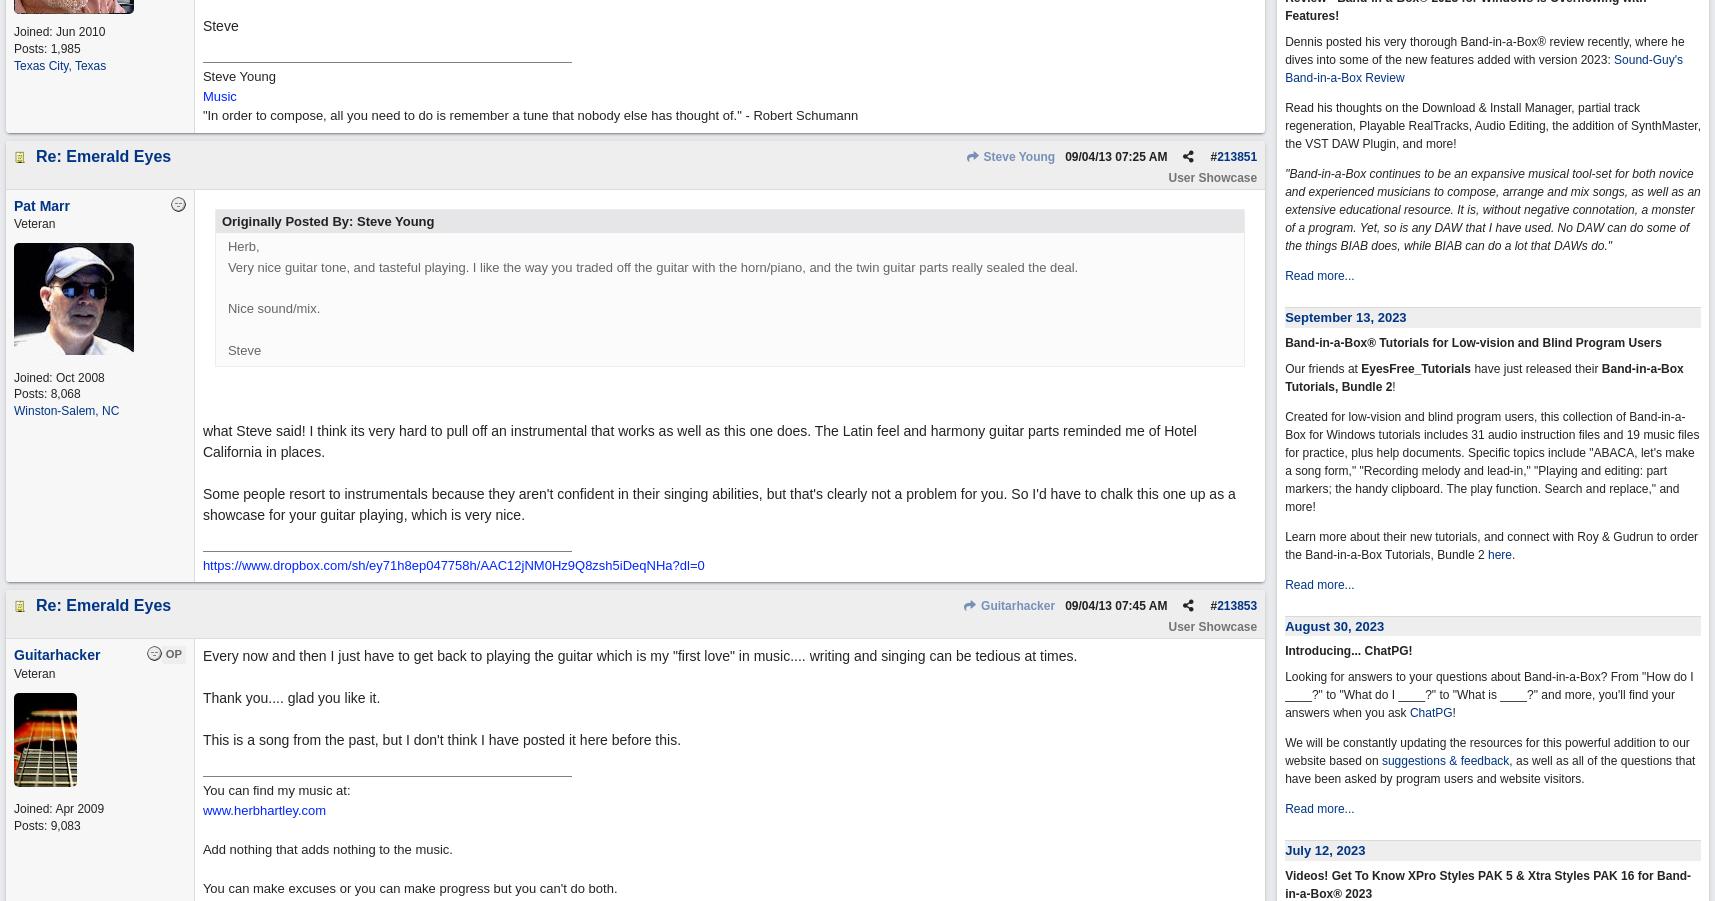  Describe the element at coordinates (1284, 209) in the screenshot. I see `'"Band-in-a-Box continues to be an expansive musical tool-set for both novice and experienced musicians to compose, arrange and mix songs, as well as an extensive educational resource. It is, without negative connotation, a monster of a program. Yet, so is any DAW that I have used. No DAW can do some of the things BIAB does, while BIAB can do a lot that DAWs do."'` at that location.